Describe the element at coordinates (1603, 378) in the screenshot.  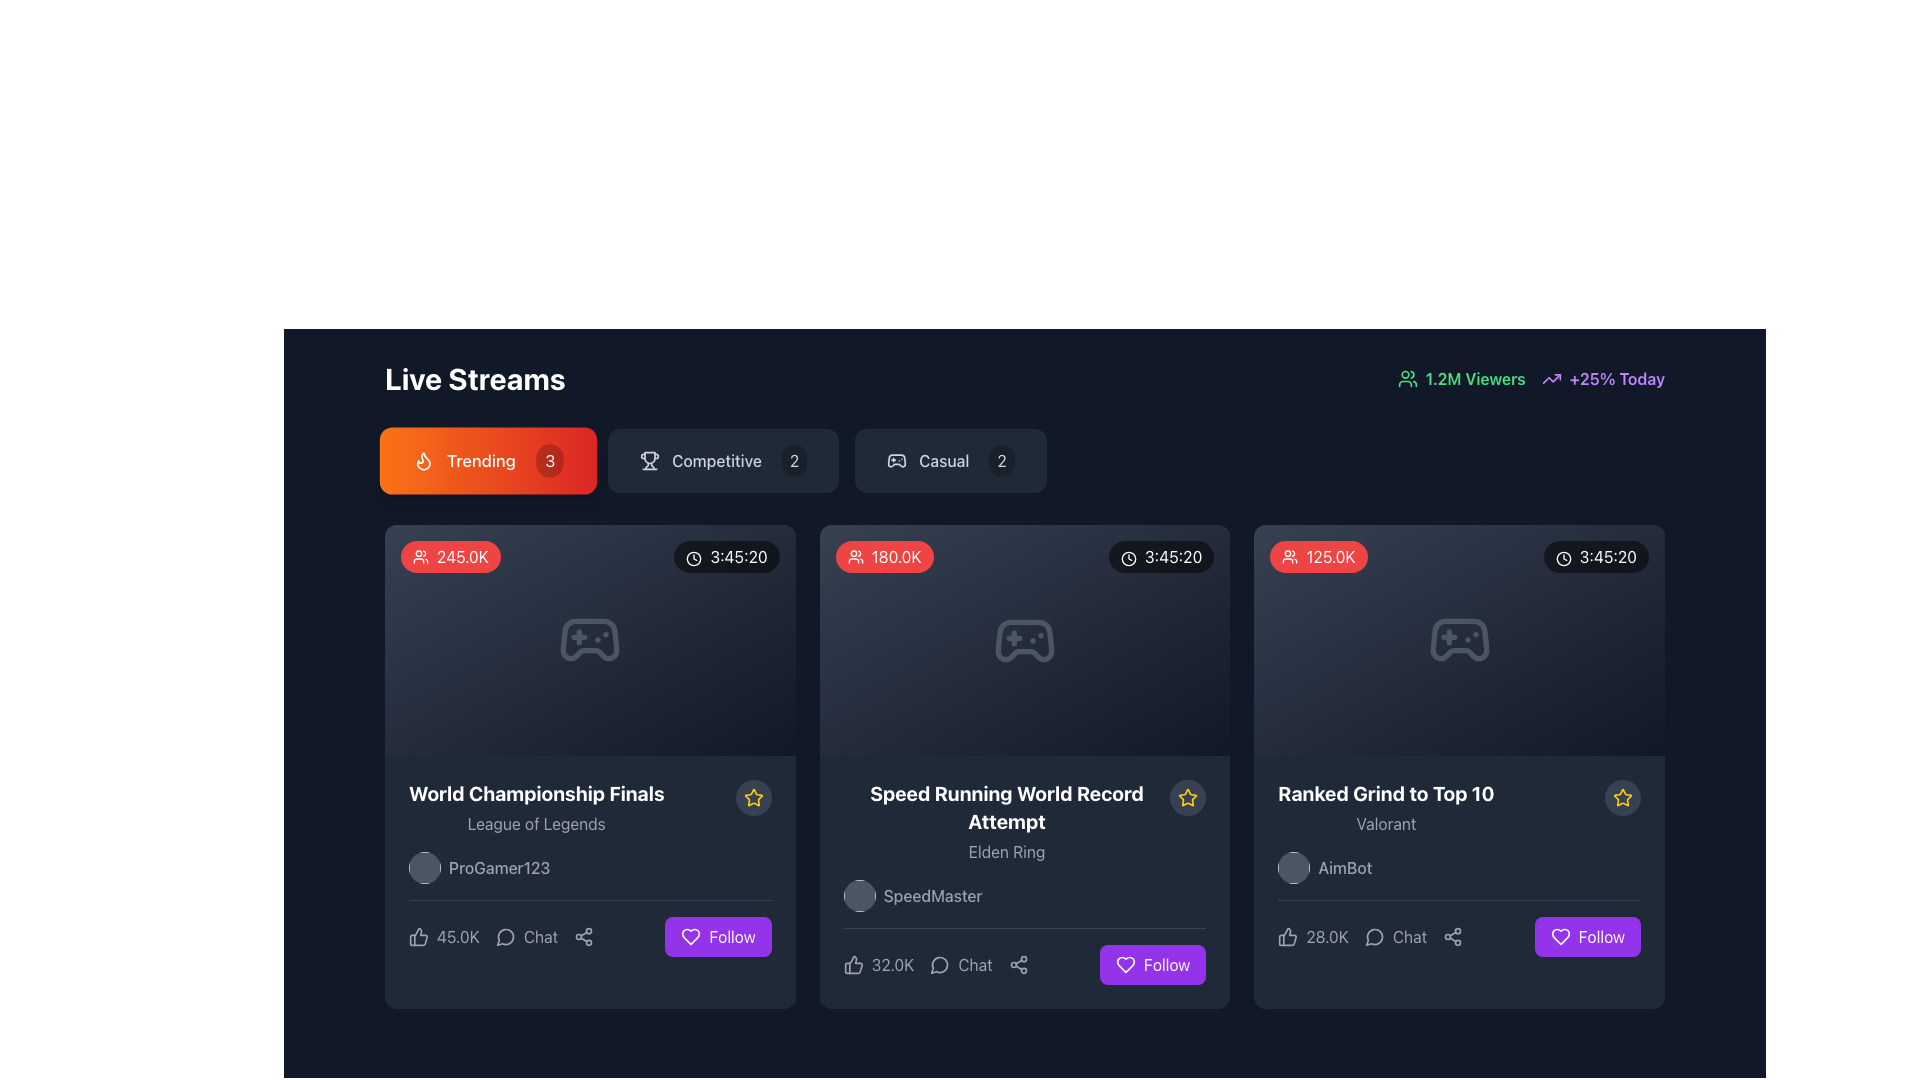
I see `the text with an icon indicating statistical growth, located in the top-right corner of the interface, next to the '1.2M Viewers' element` at that location.